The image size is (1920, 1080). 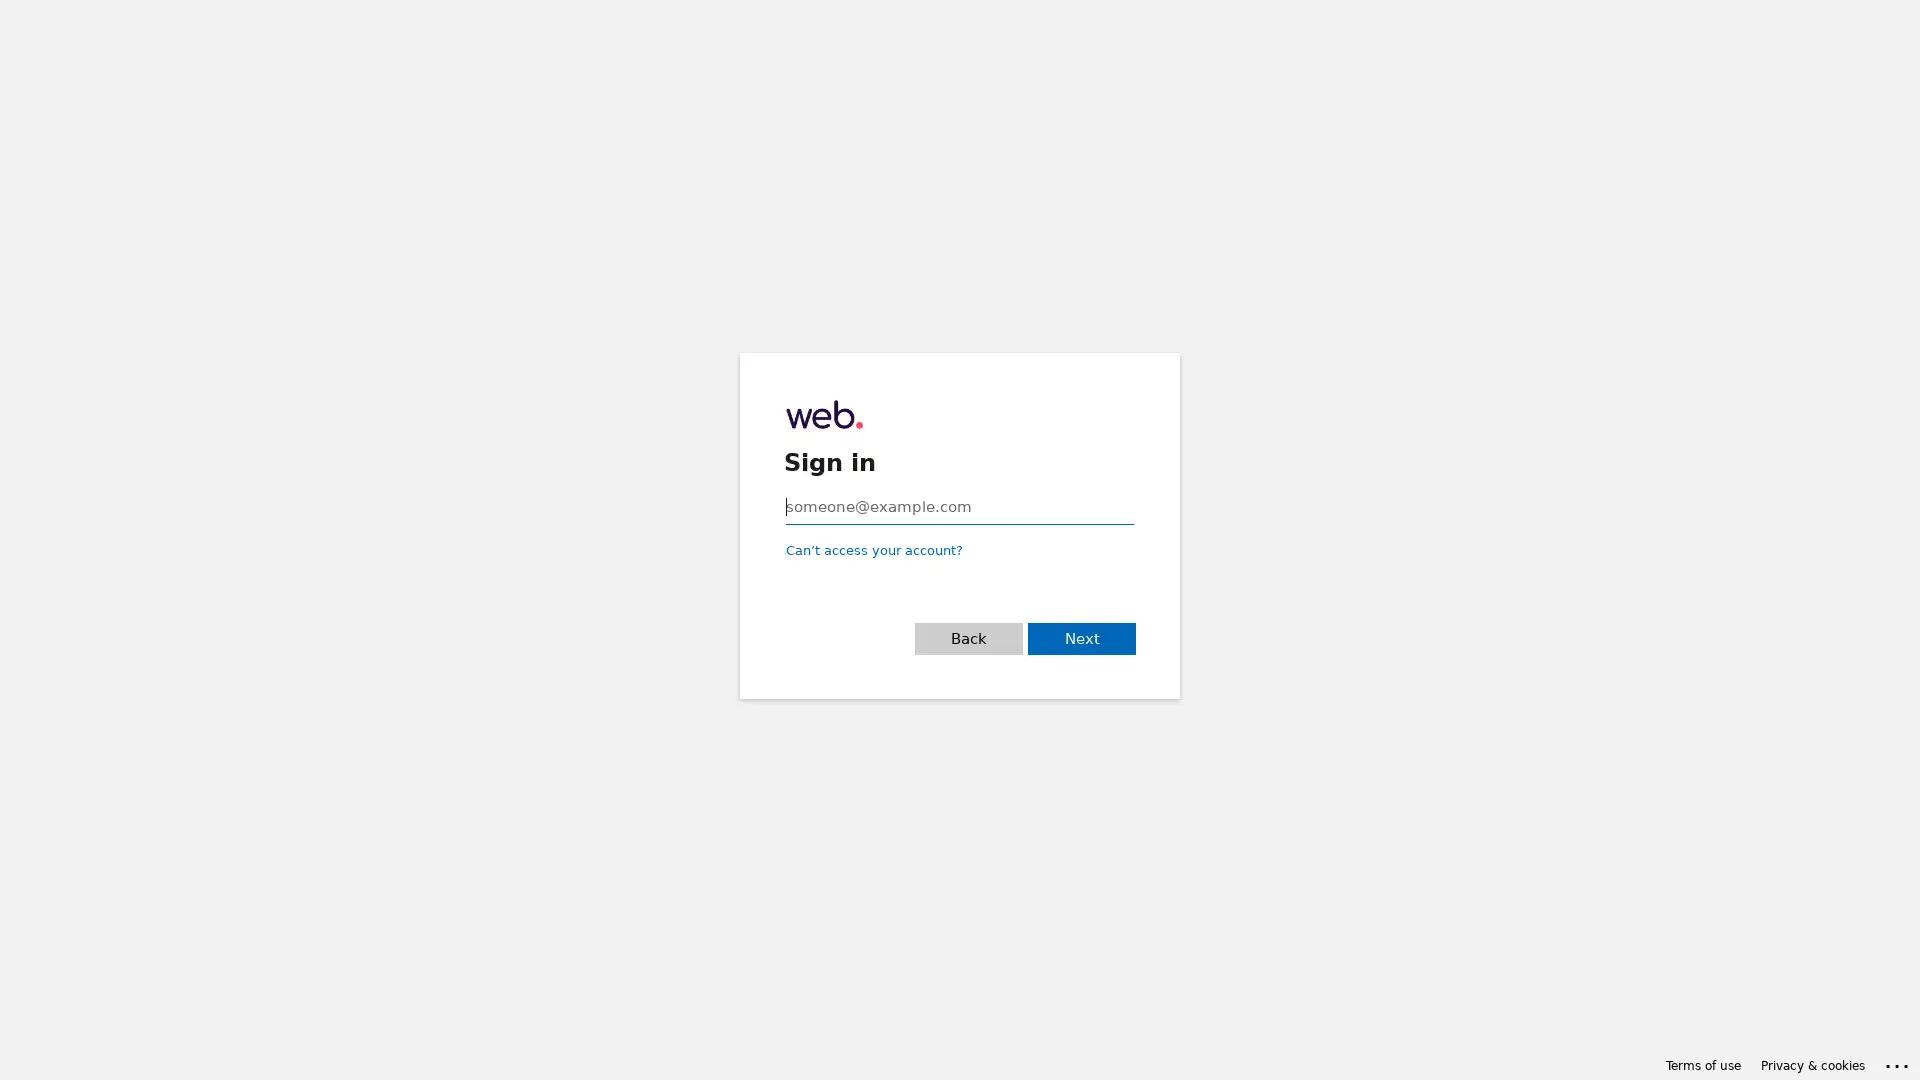 What do you see at coordinates (969, 604) in the screenshot?
I see `Back` at bounding box center [969, 604].